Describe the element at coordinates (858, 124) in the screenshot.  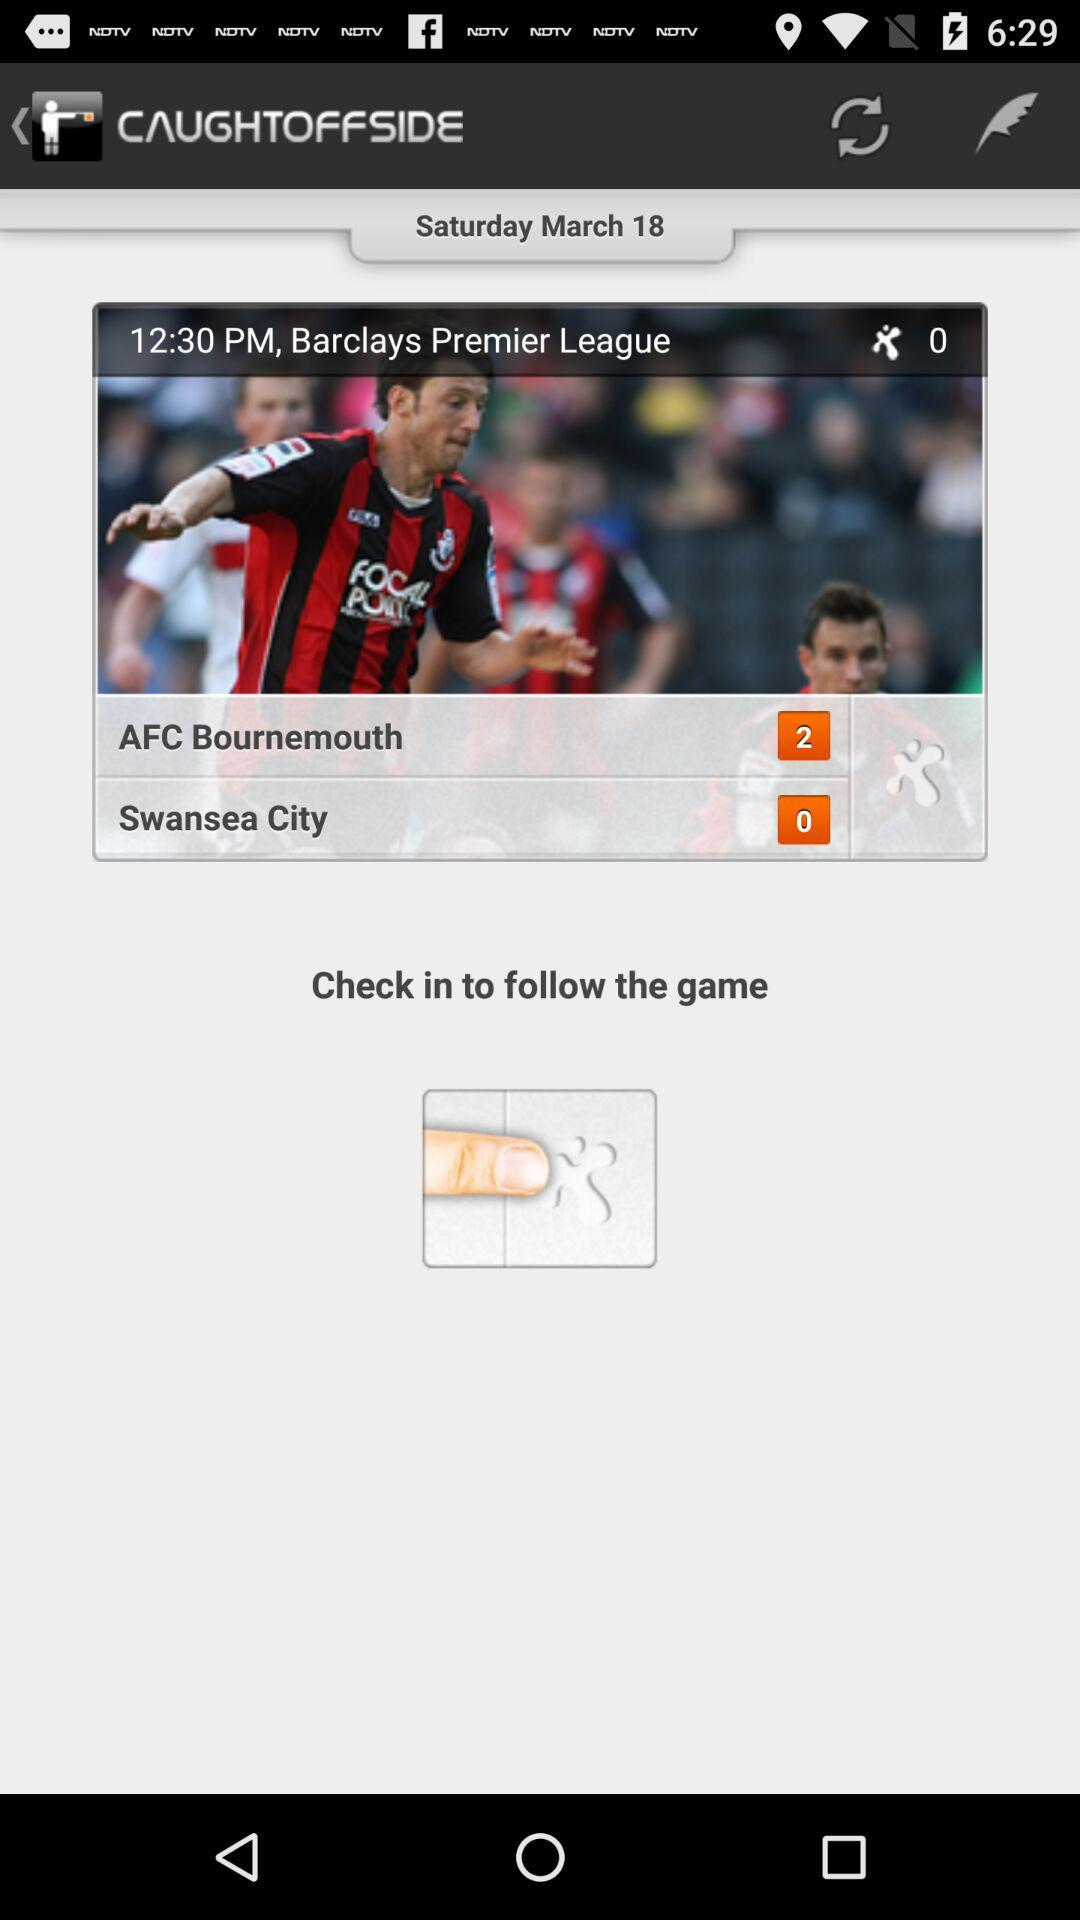
I see `app to the right of the saturday march 18 item` at that location.